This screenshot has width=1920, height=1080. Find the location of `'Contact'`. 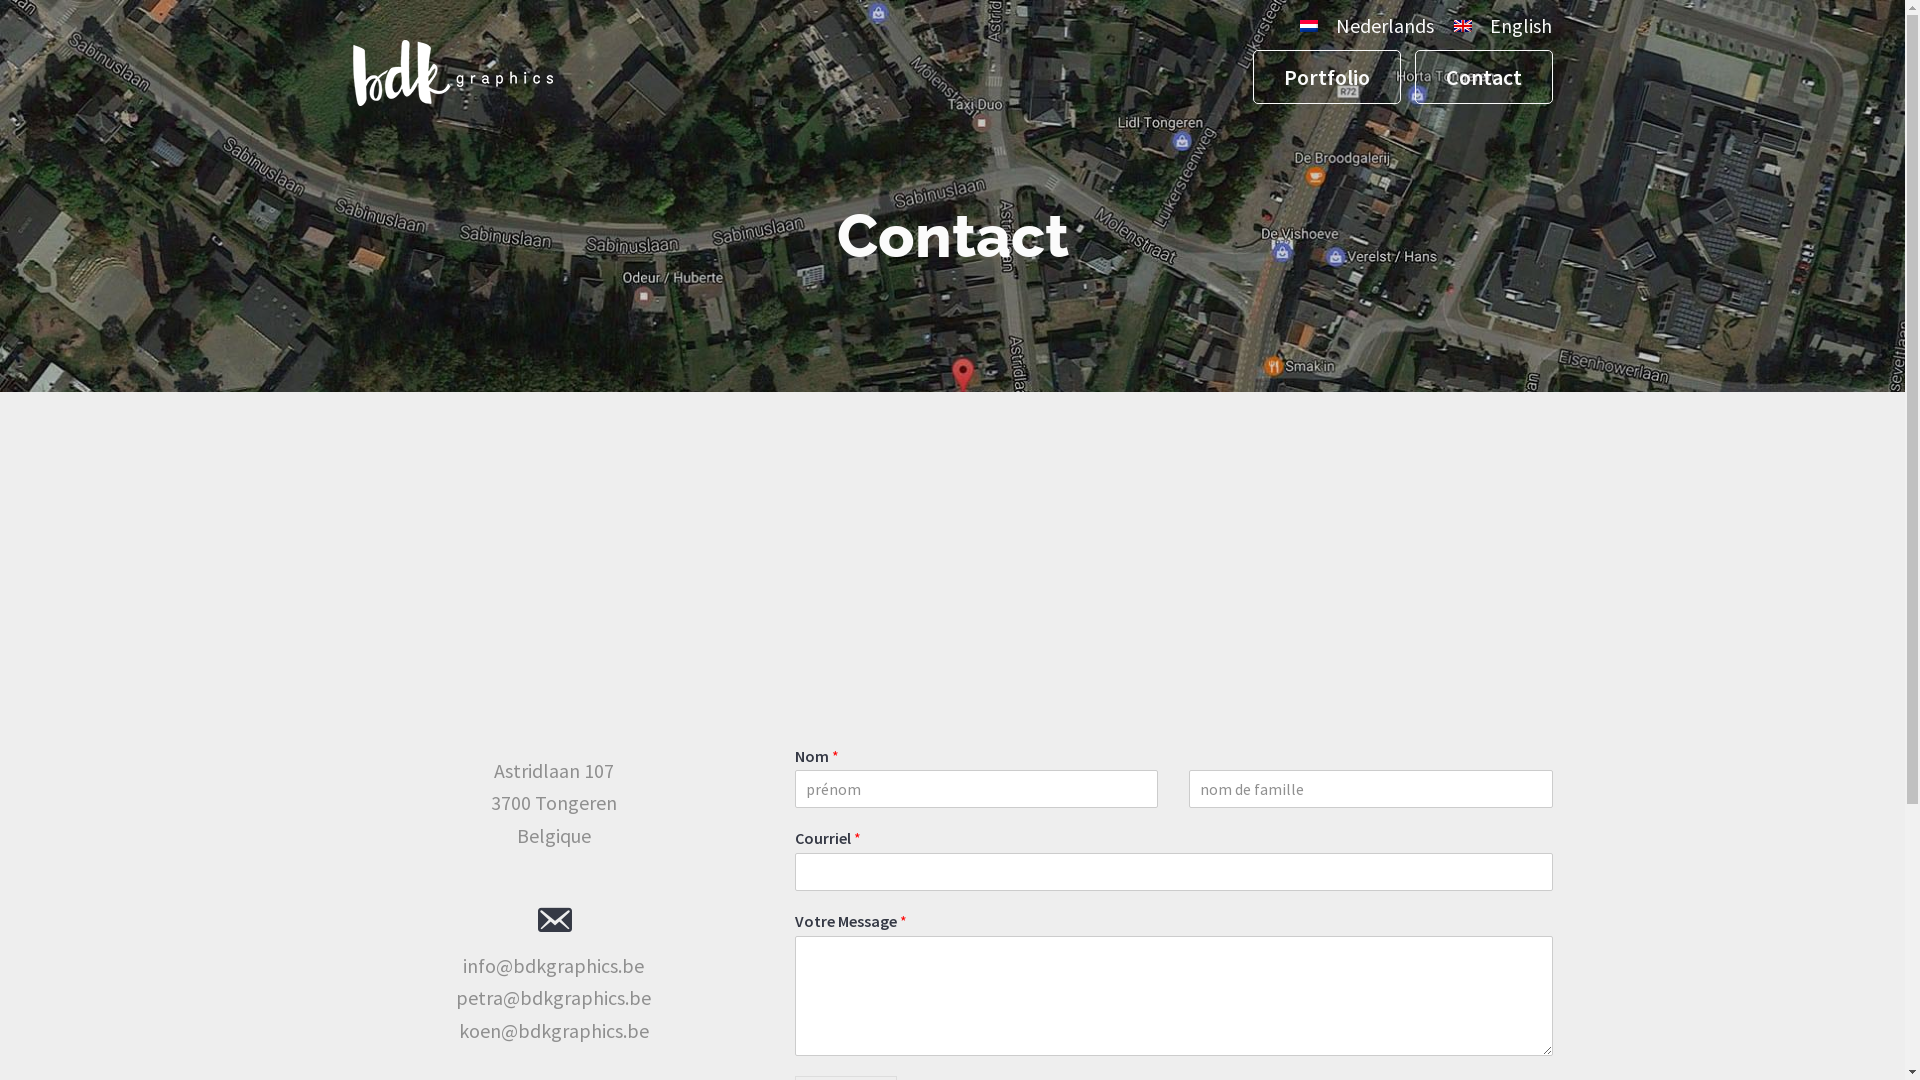

'Contact' is located at coordinates (1483, 76).